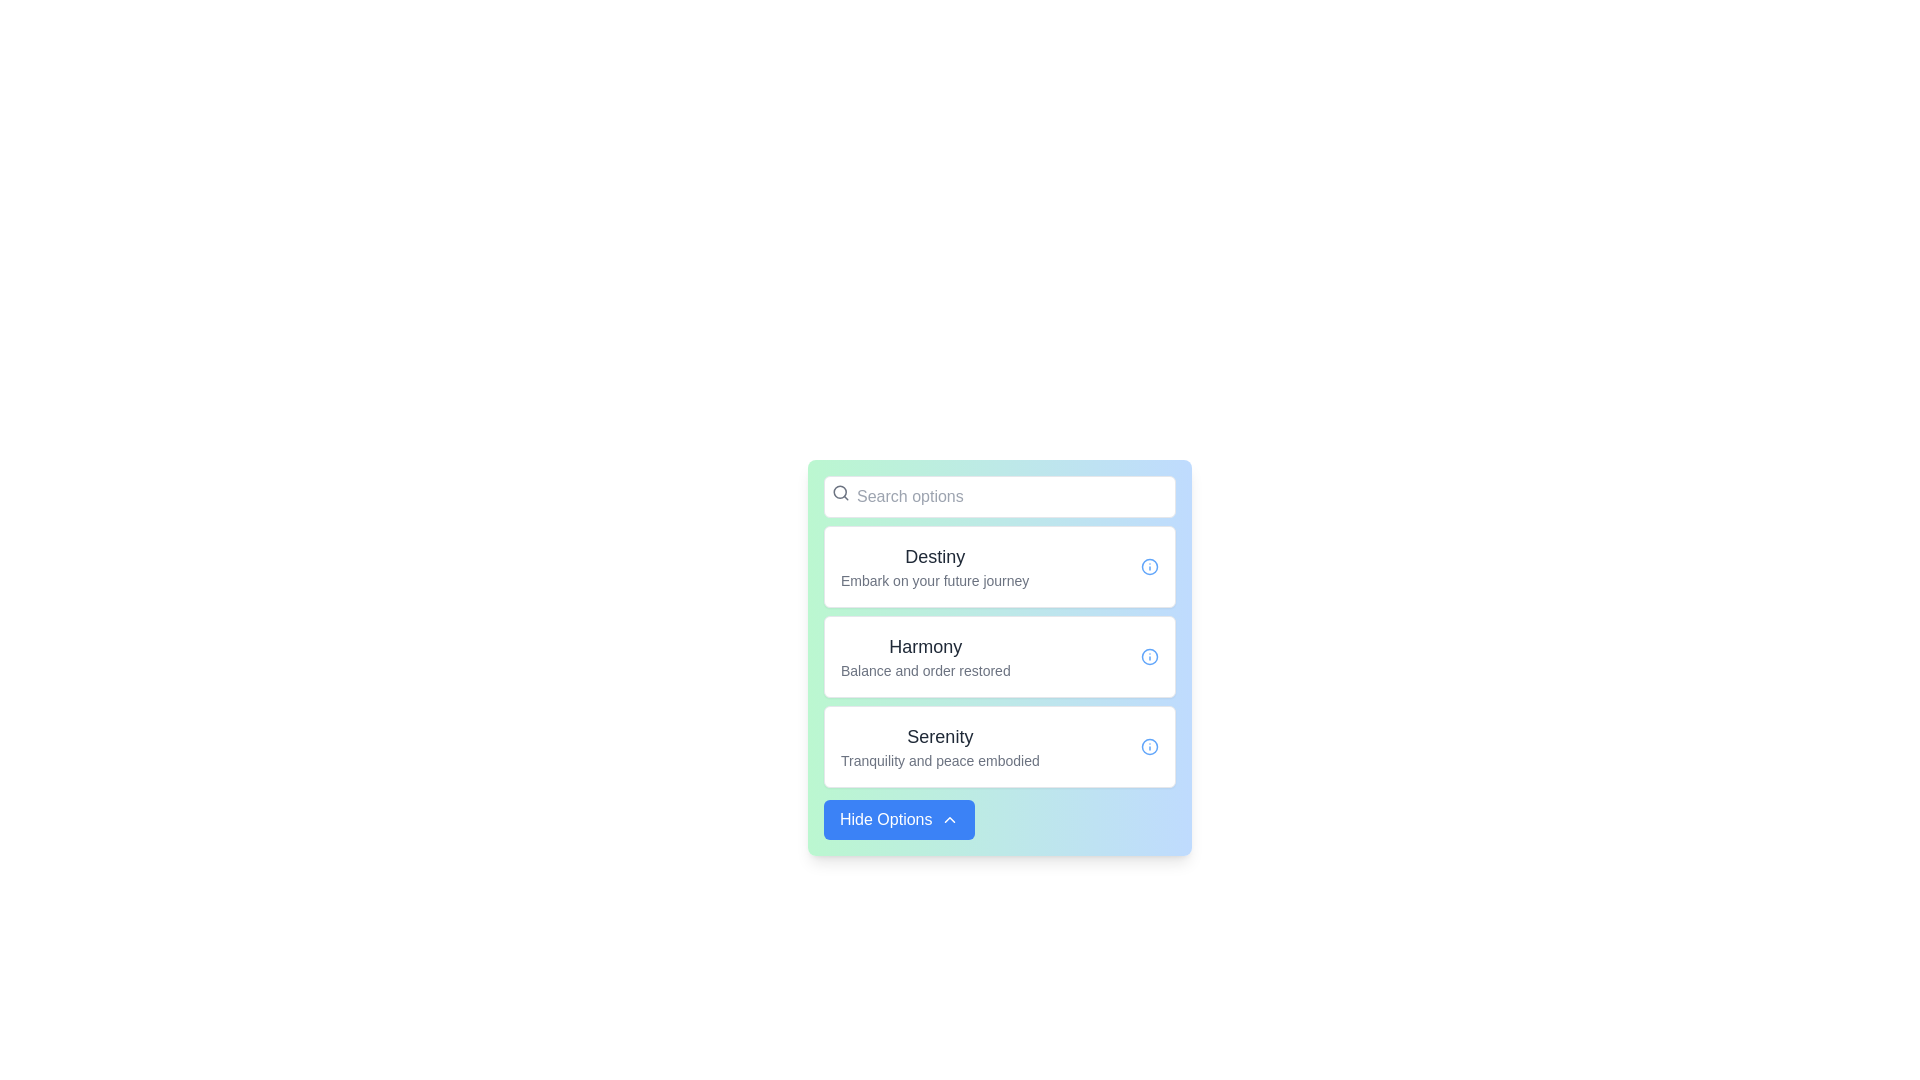  Describe the element at coordinates (1150, 567) in the screenshot. I see `the information indicator icon located in the top-right corner of the 'Destiny' option card` at that location.